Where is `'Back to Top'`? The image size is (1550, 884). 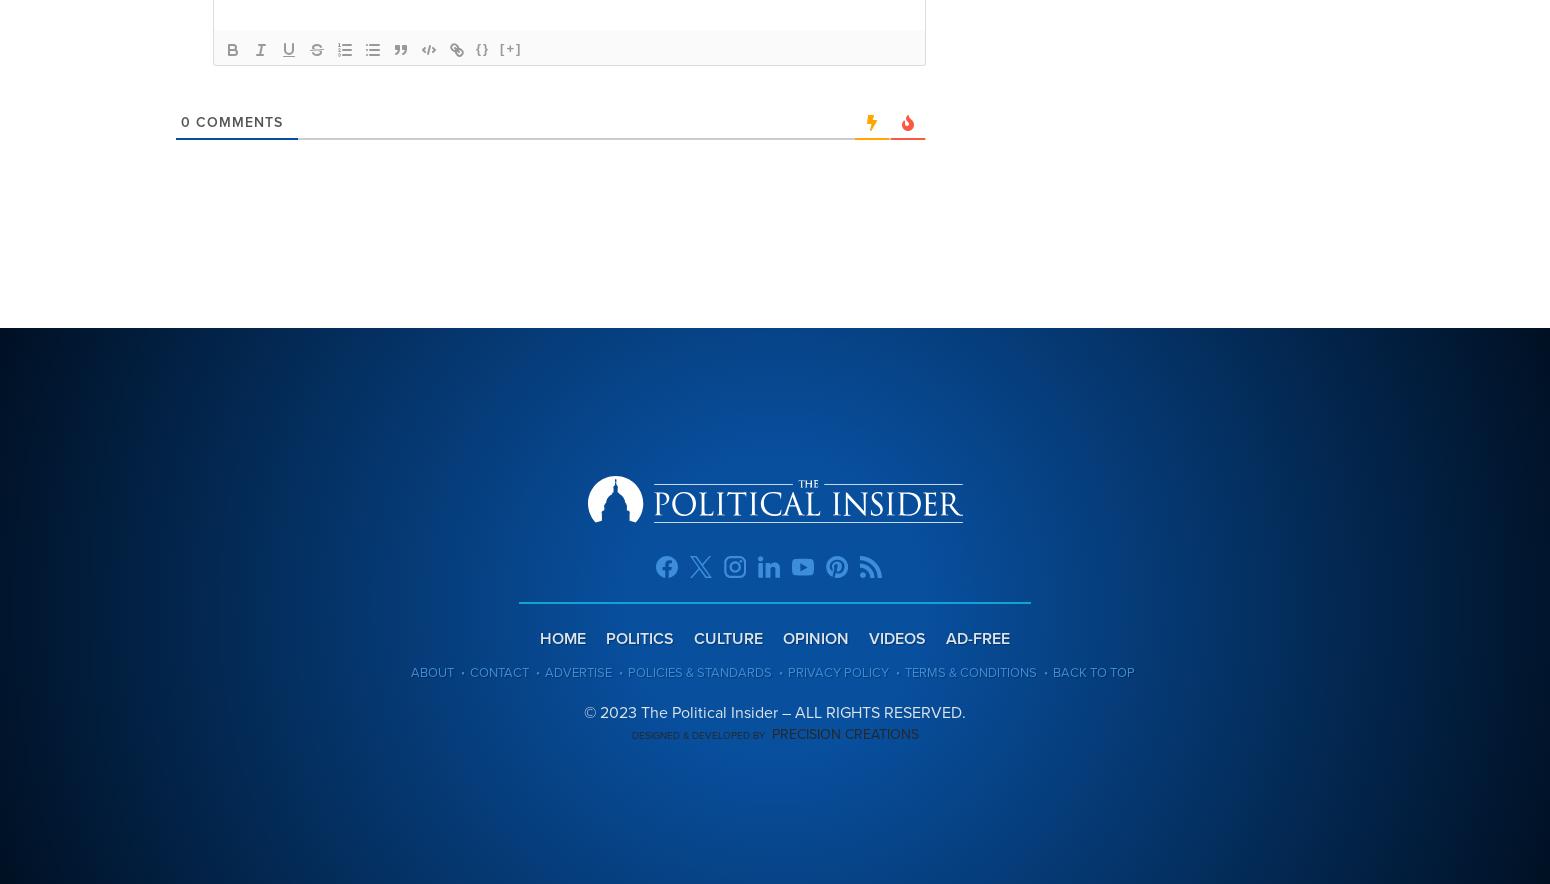
'Back to Top' is located at coordinates (1051, 672).